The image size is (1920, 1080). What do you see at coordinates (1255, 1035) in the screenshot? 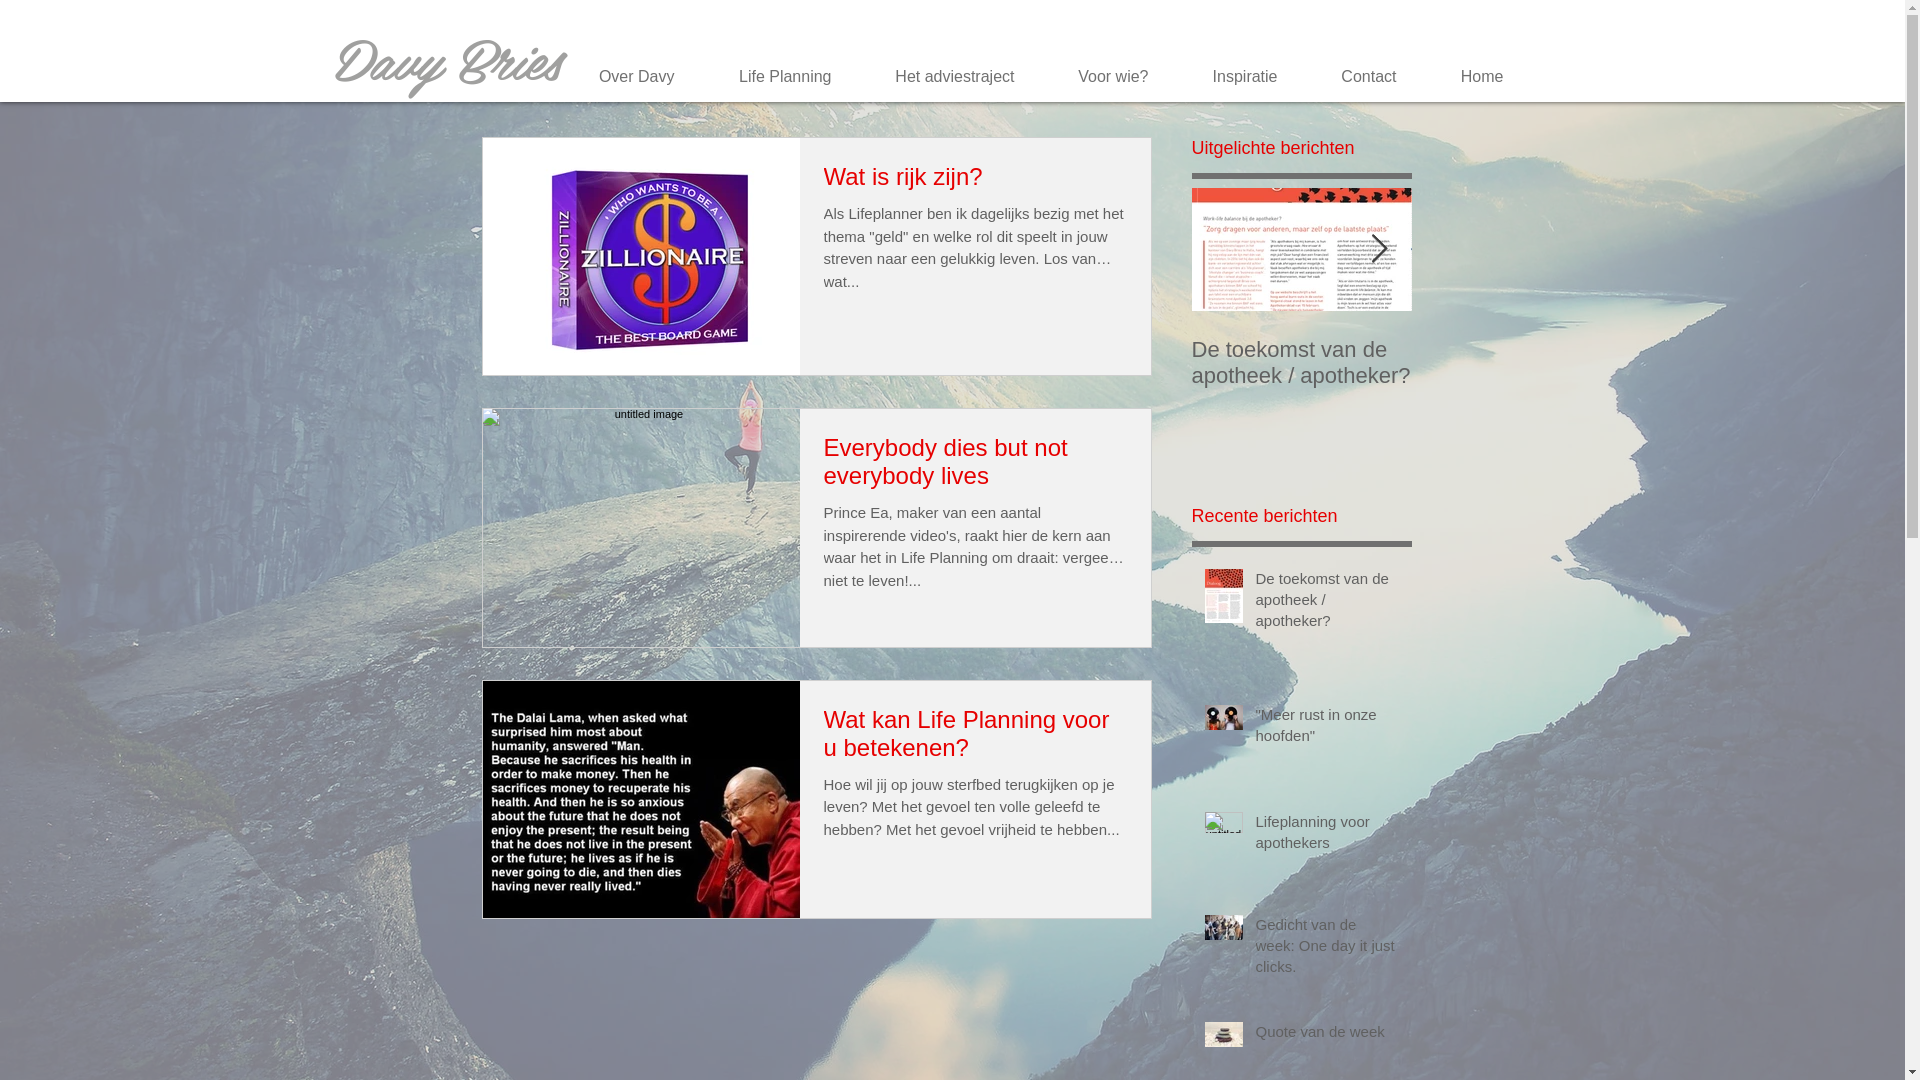
I see `'Quote van de week'` at bounding box center [1255, 1035].